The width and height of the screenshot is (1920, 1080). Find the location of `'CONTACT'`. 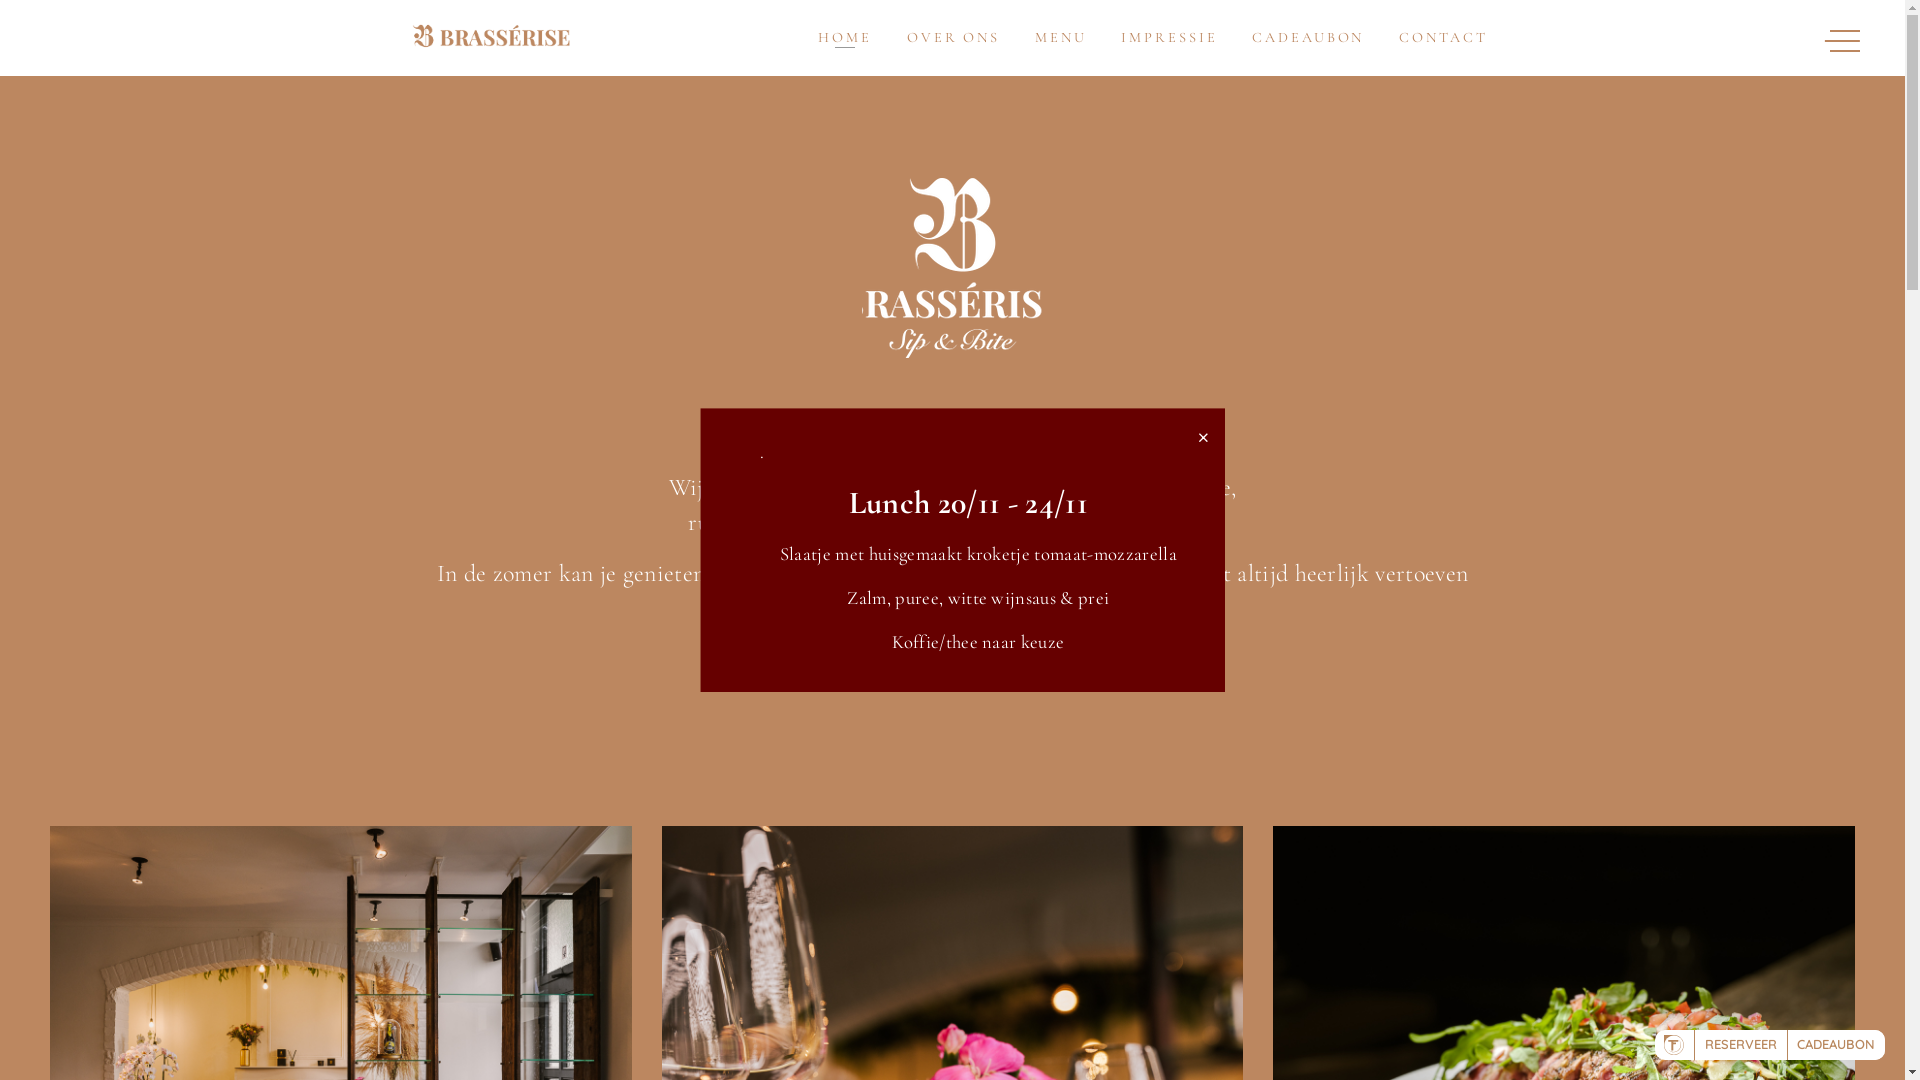

'CONTACT' is located at coordinates (1443, 38).